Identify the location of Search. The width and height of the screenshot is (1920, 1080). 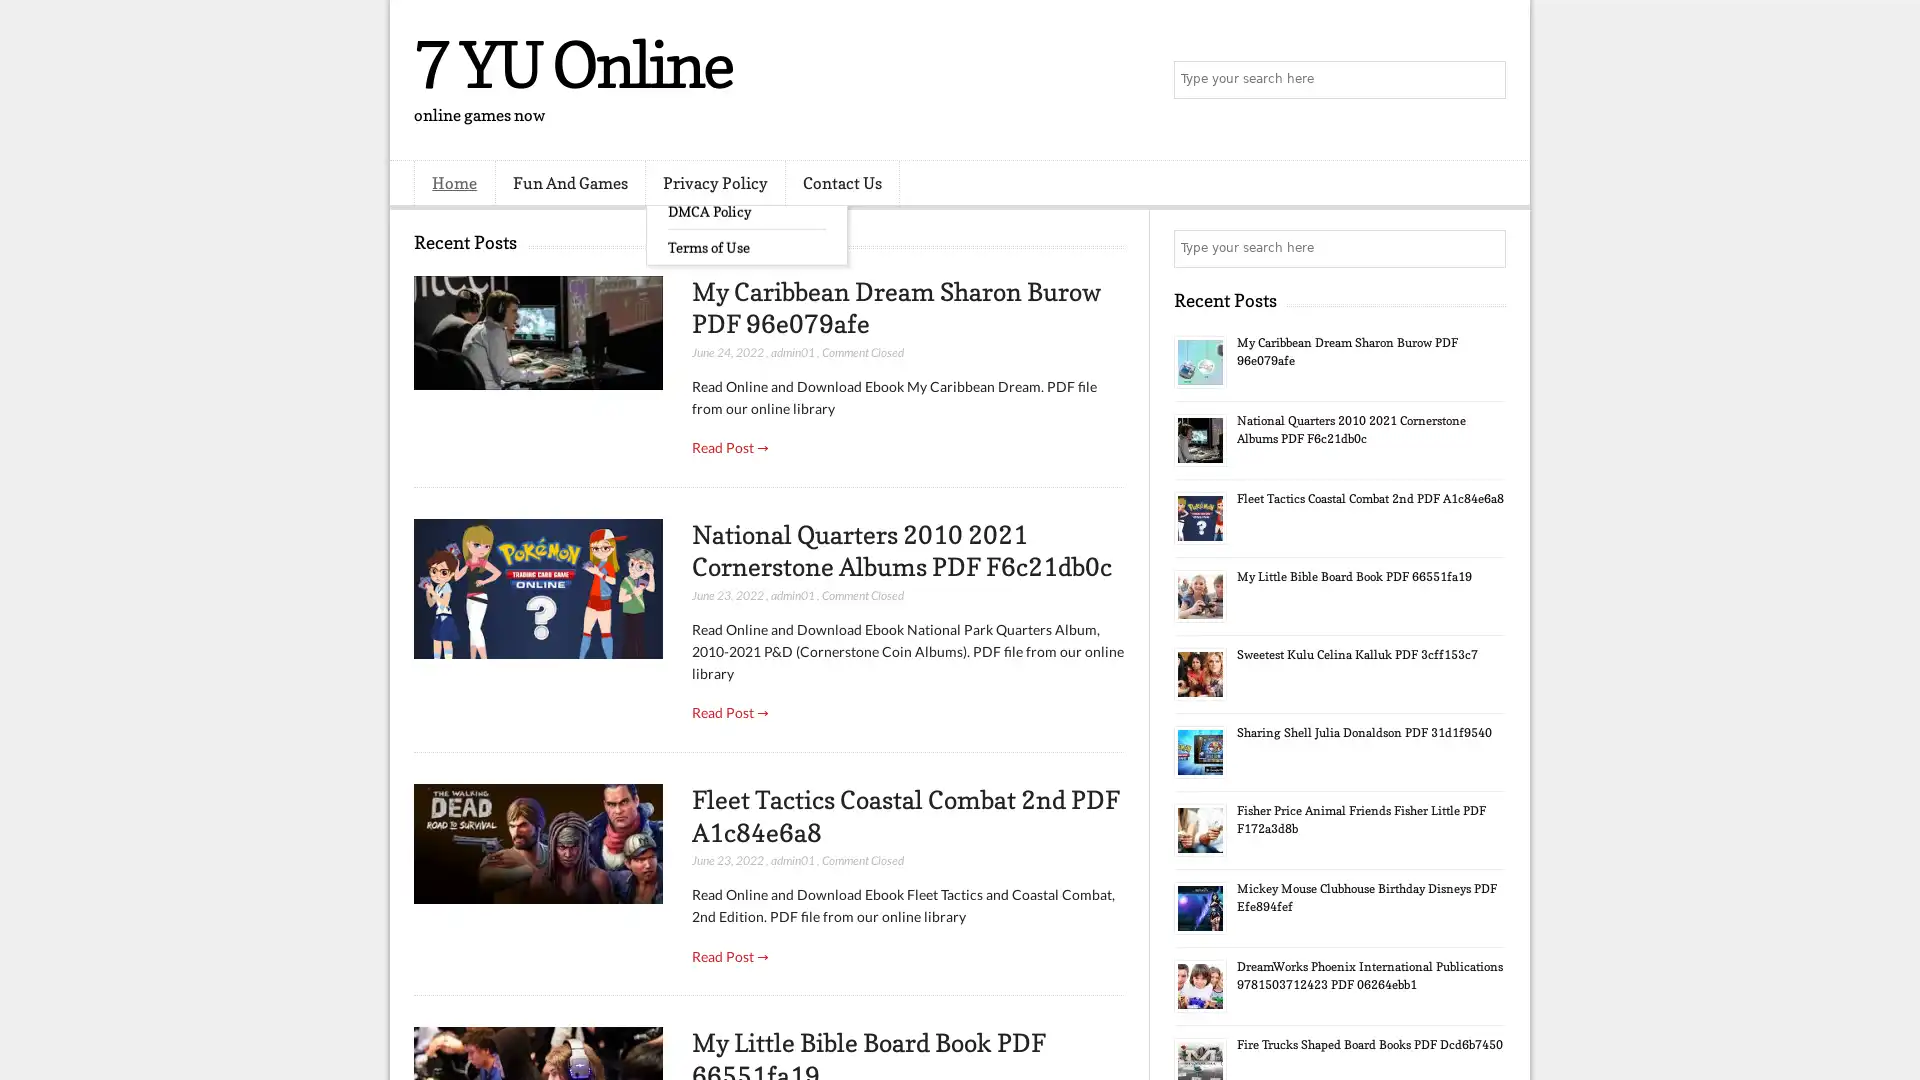
(1485, 80).